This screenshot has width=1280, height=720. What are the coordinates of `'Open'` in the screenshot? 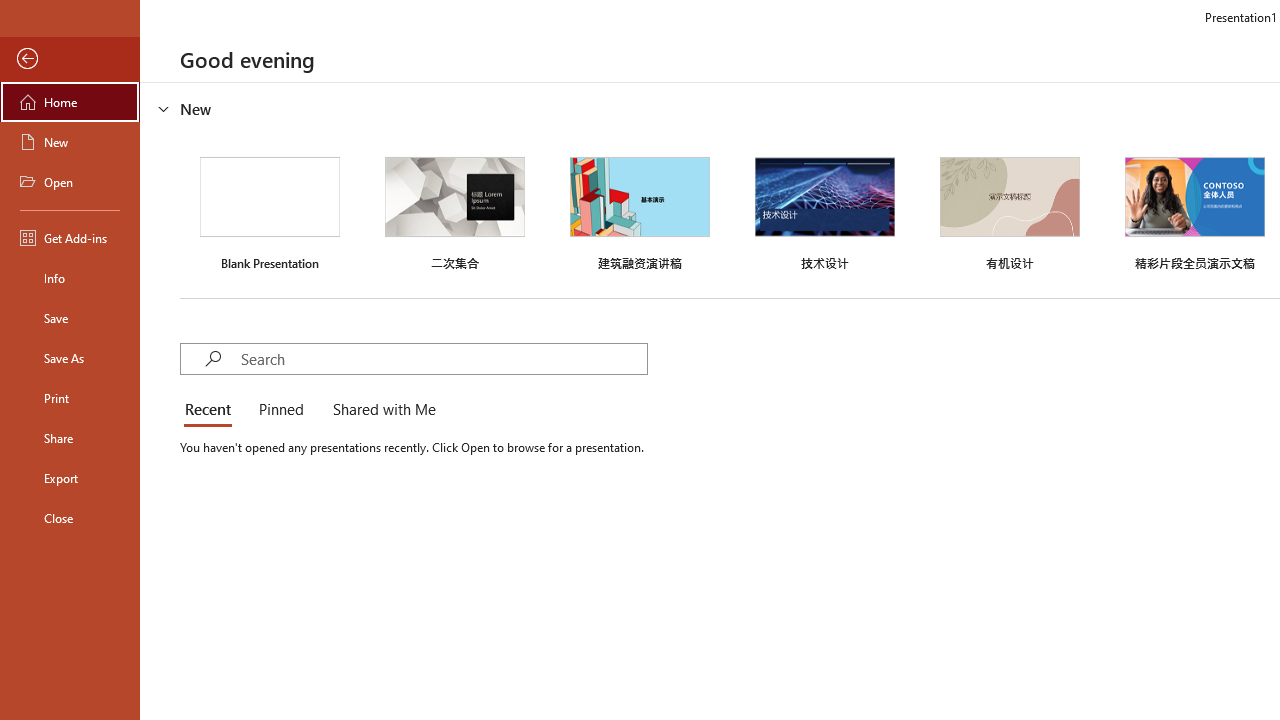 It's located at (69, 182).